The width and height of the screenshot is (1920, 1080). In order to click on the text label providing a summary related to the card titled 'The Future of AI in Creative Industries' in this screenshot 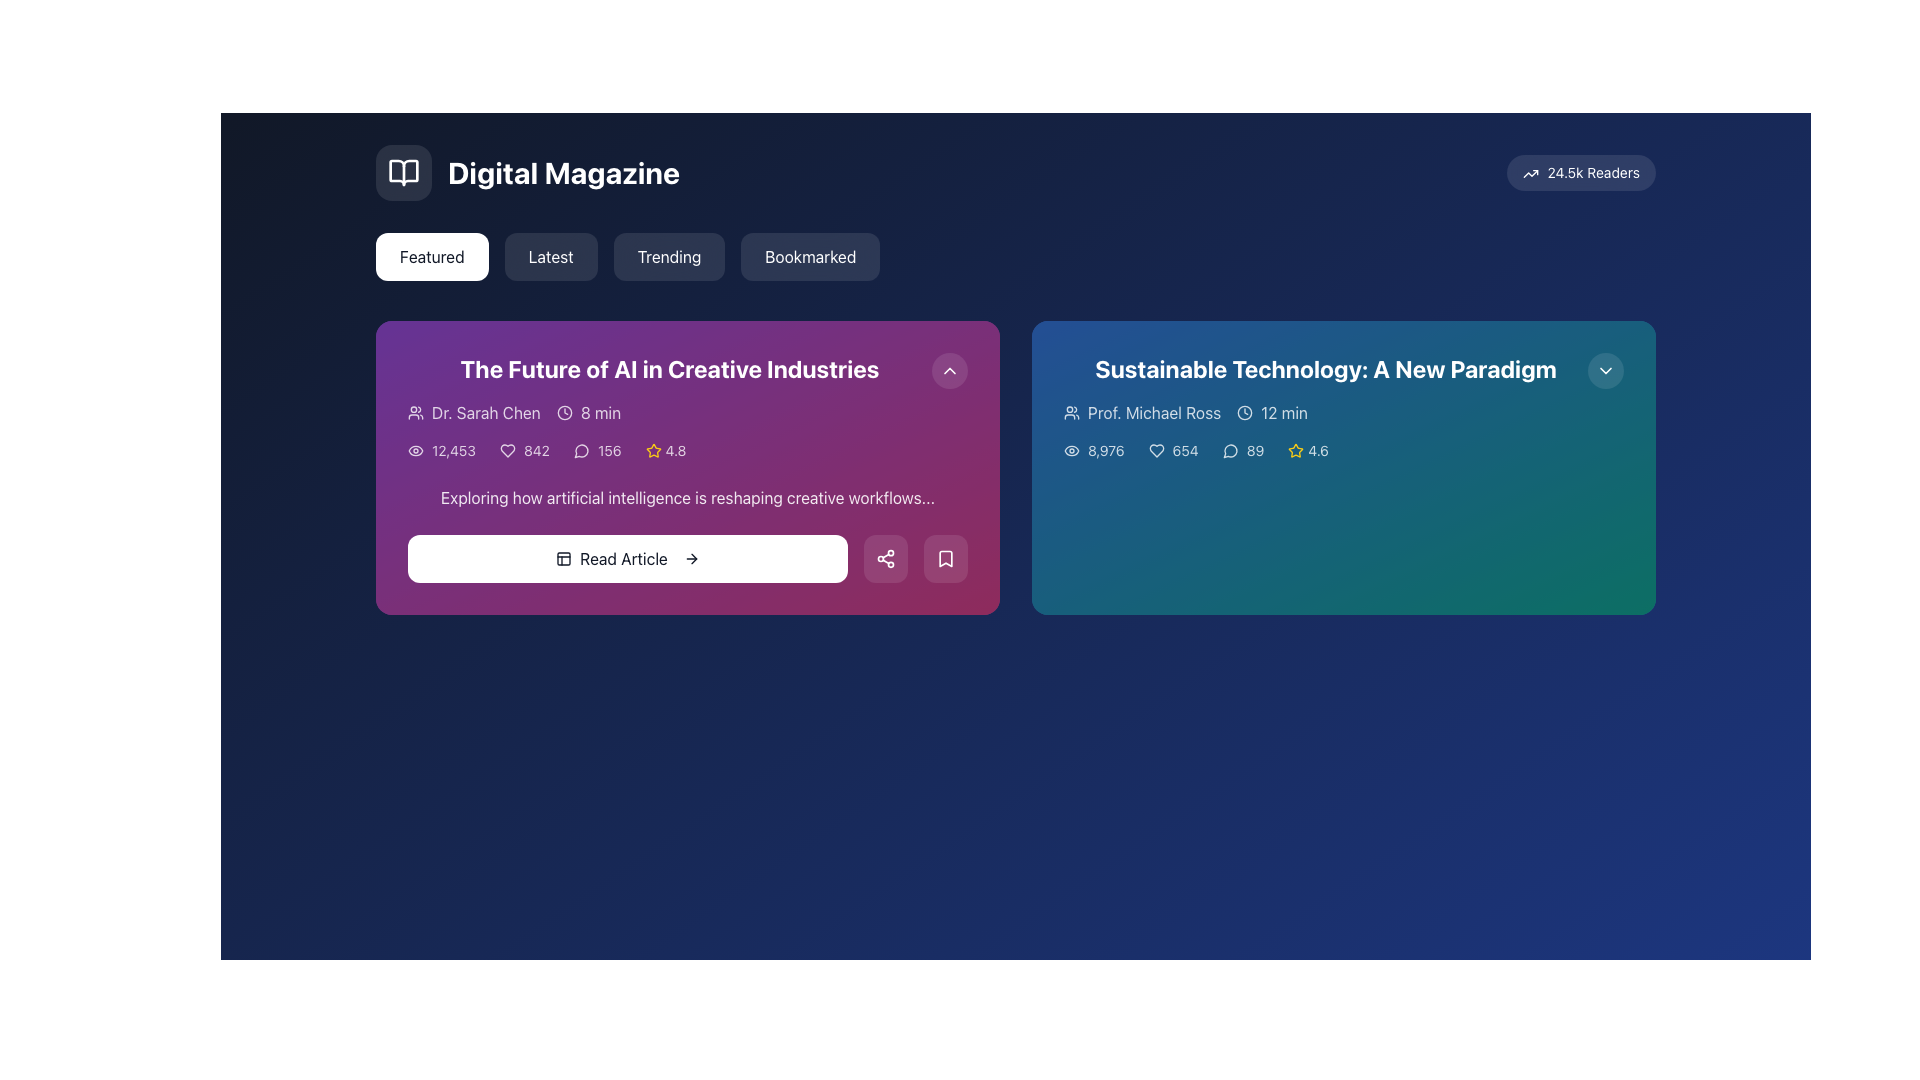, I will do `click(687, 496)`.